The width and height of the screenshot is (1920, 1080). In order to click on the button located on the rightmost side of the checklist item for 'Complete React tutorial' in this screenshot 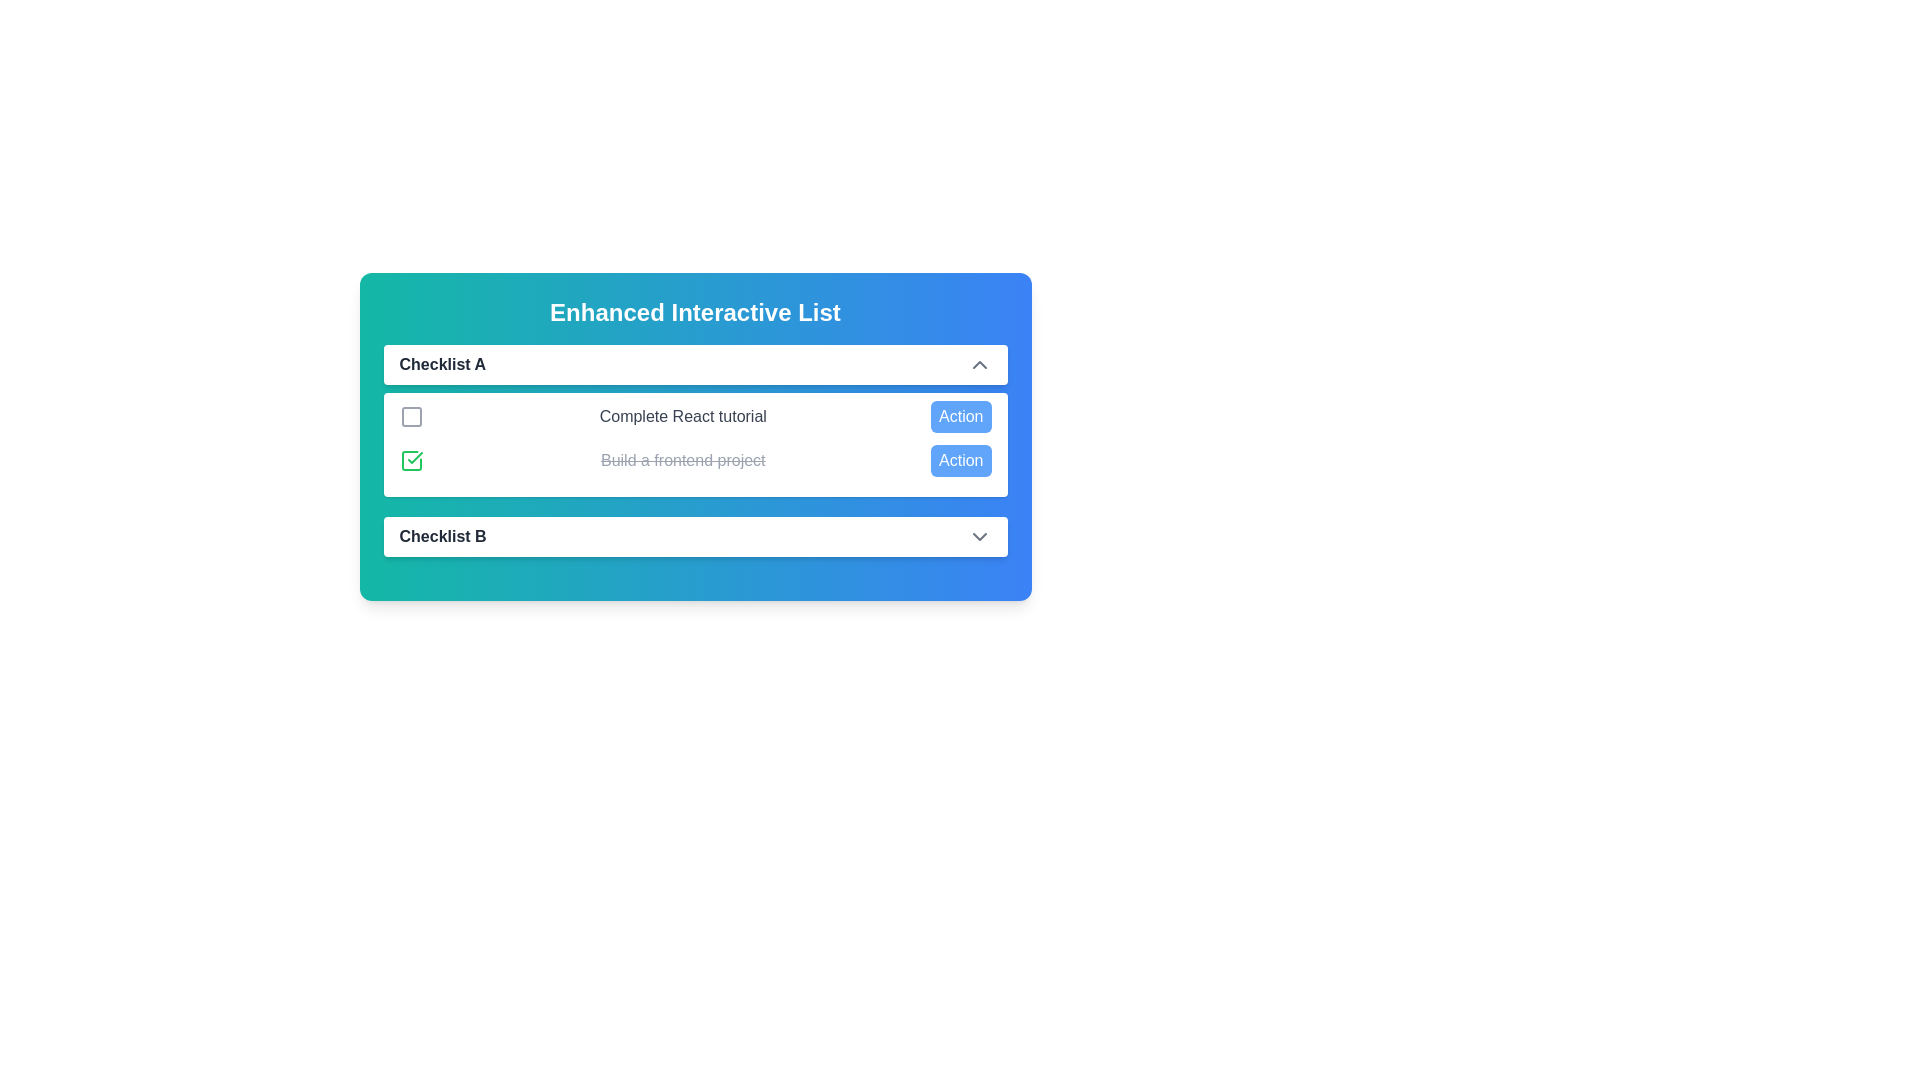, I will do `click(961, 415)`.